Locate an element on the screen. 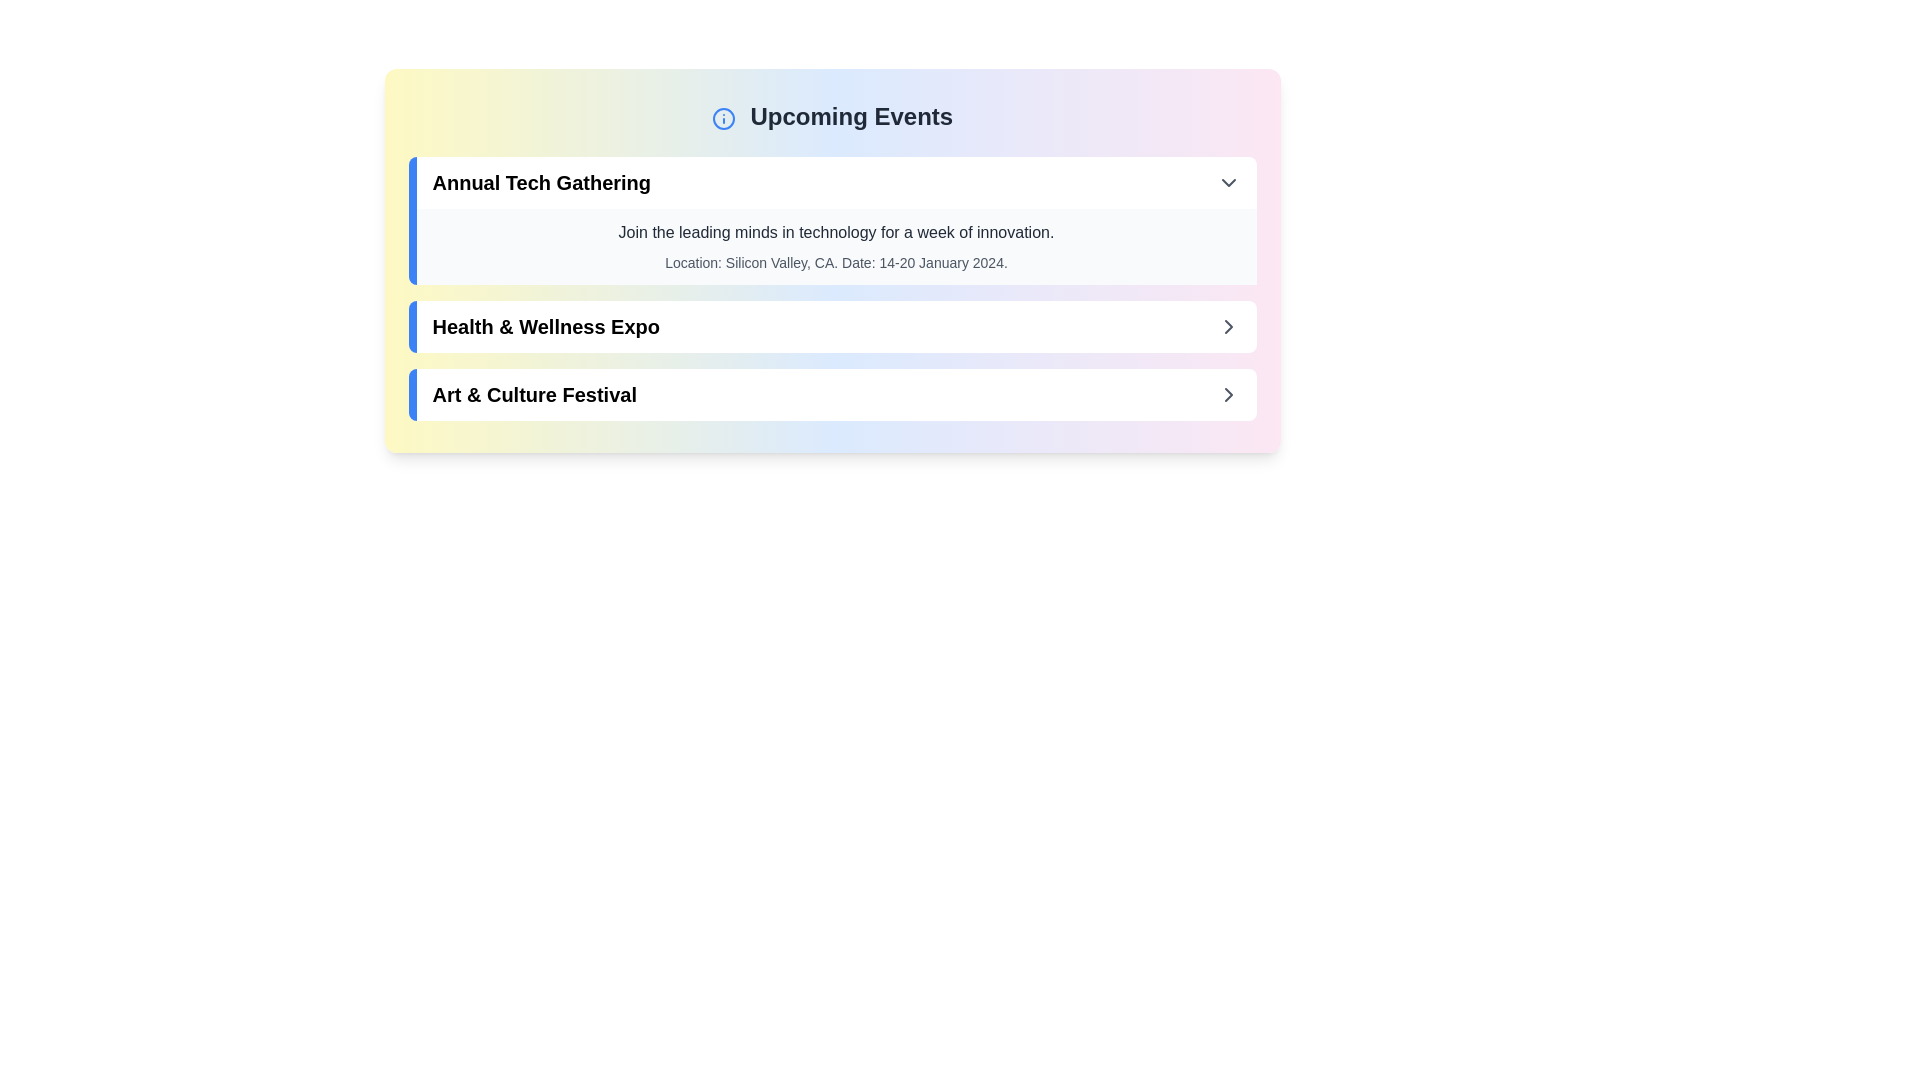 The width and height of the screenshot is (1920, 1080). the third interactive card in the 'Upcoming Events' section is located at coordinates (836, 394).